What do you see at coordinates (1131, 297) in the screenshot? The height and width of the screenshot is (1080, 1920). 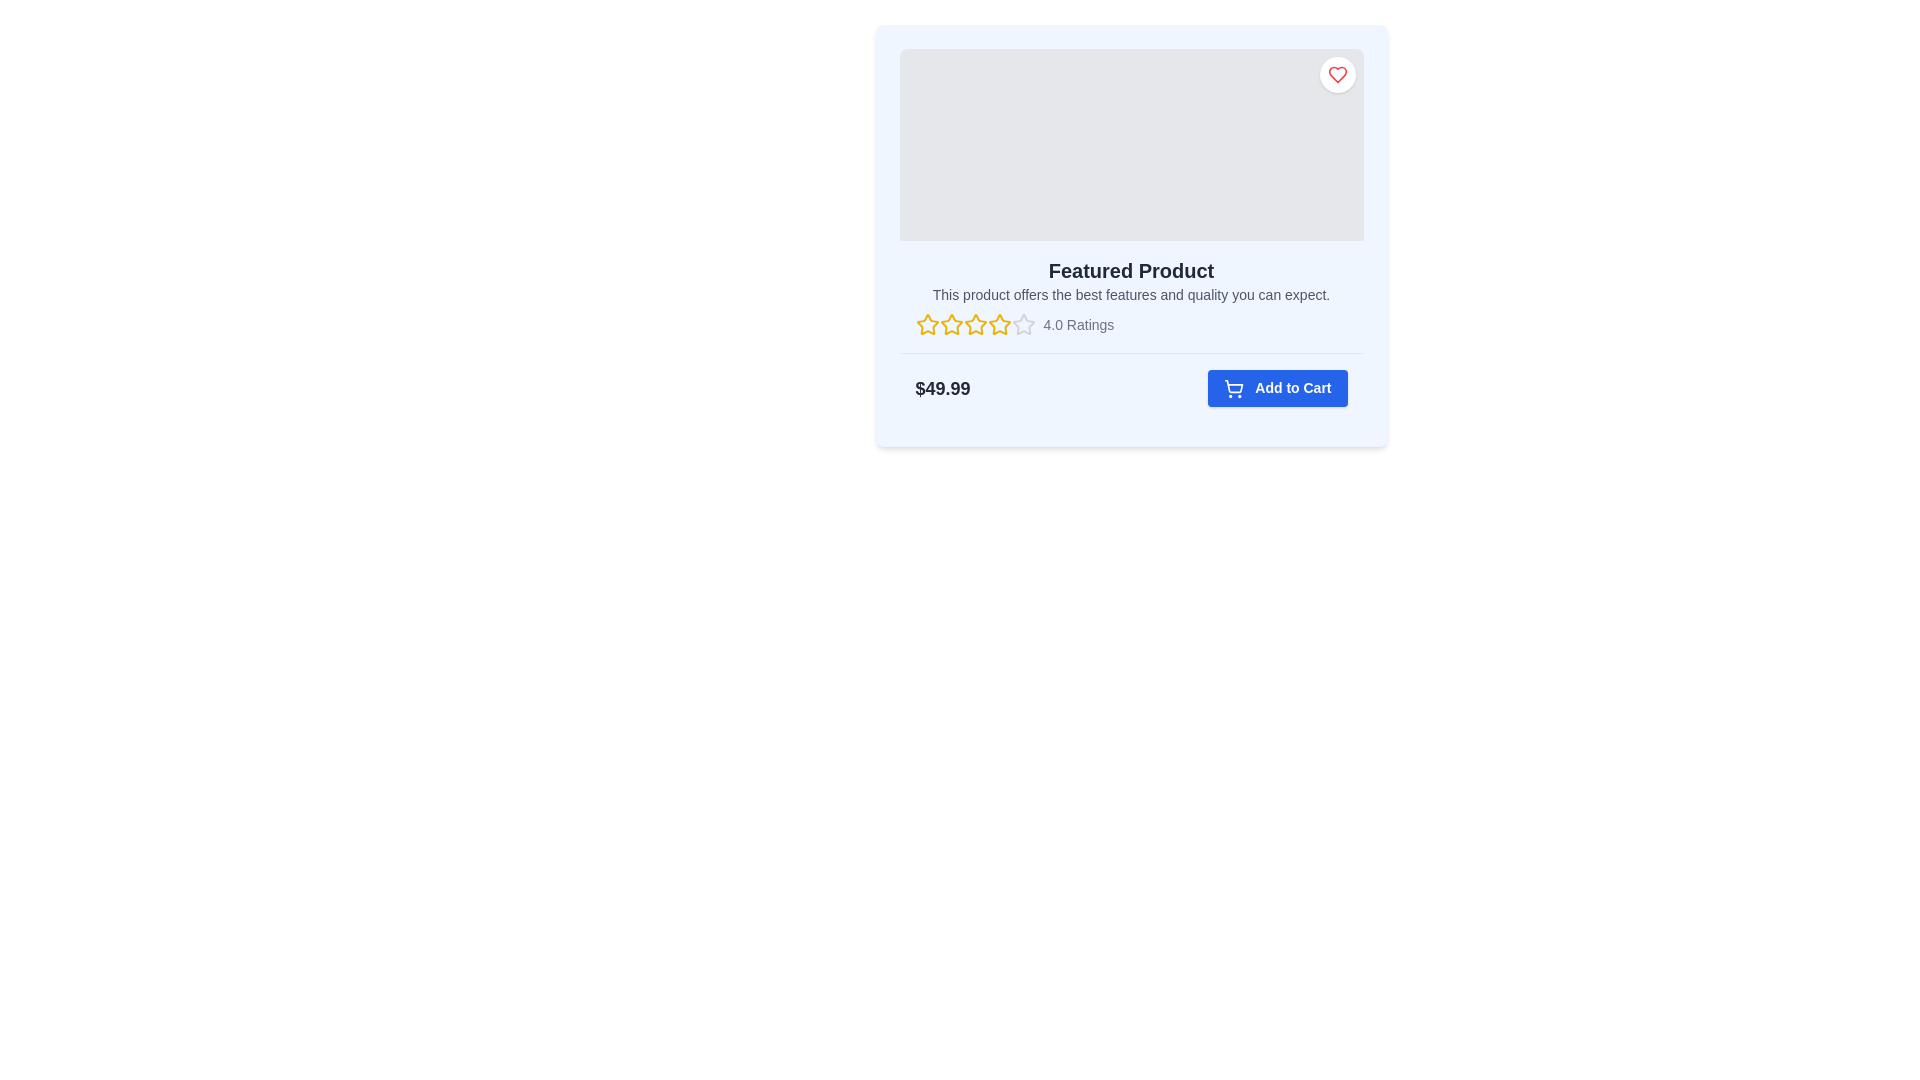 I see `textual information from the Informational Content Block titled 'Featured Product', which includes the description 'This product offers the best features and quality you can expect.' and the rating '4.0 Ratings'` at bounding box center [1131, 297].